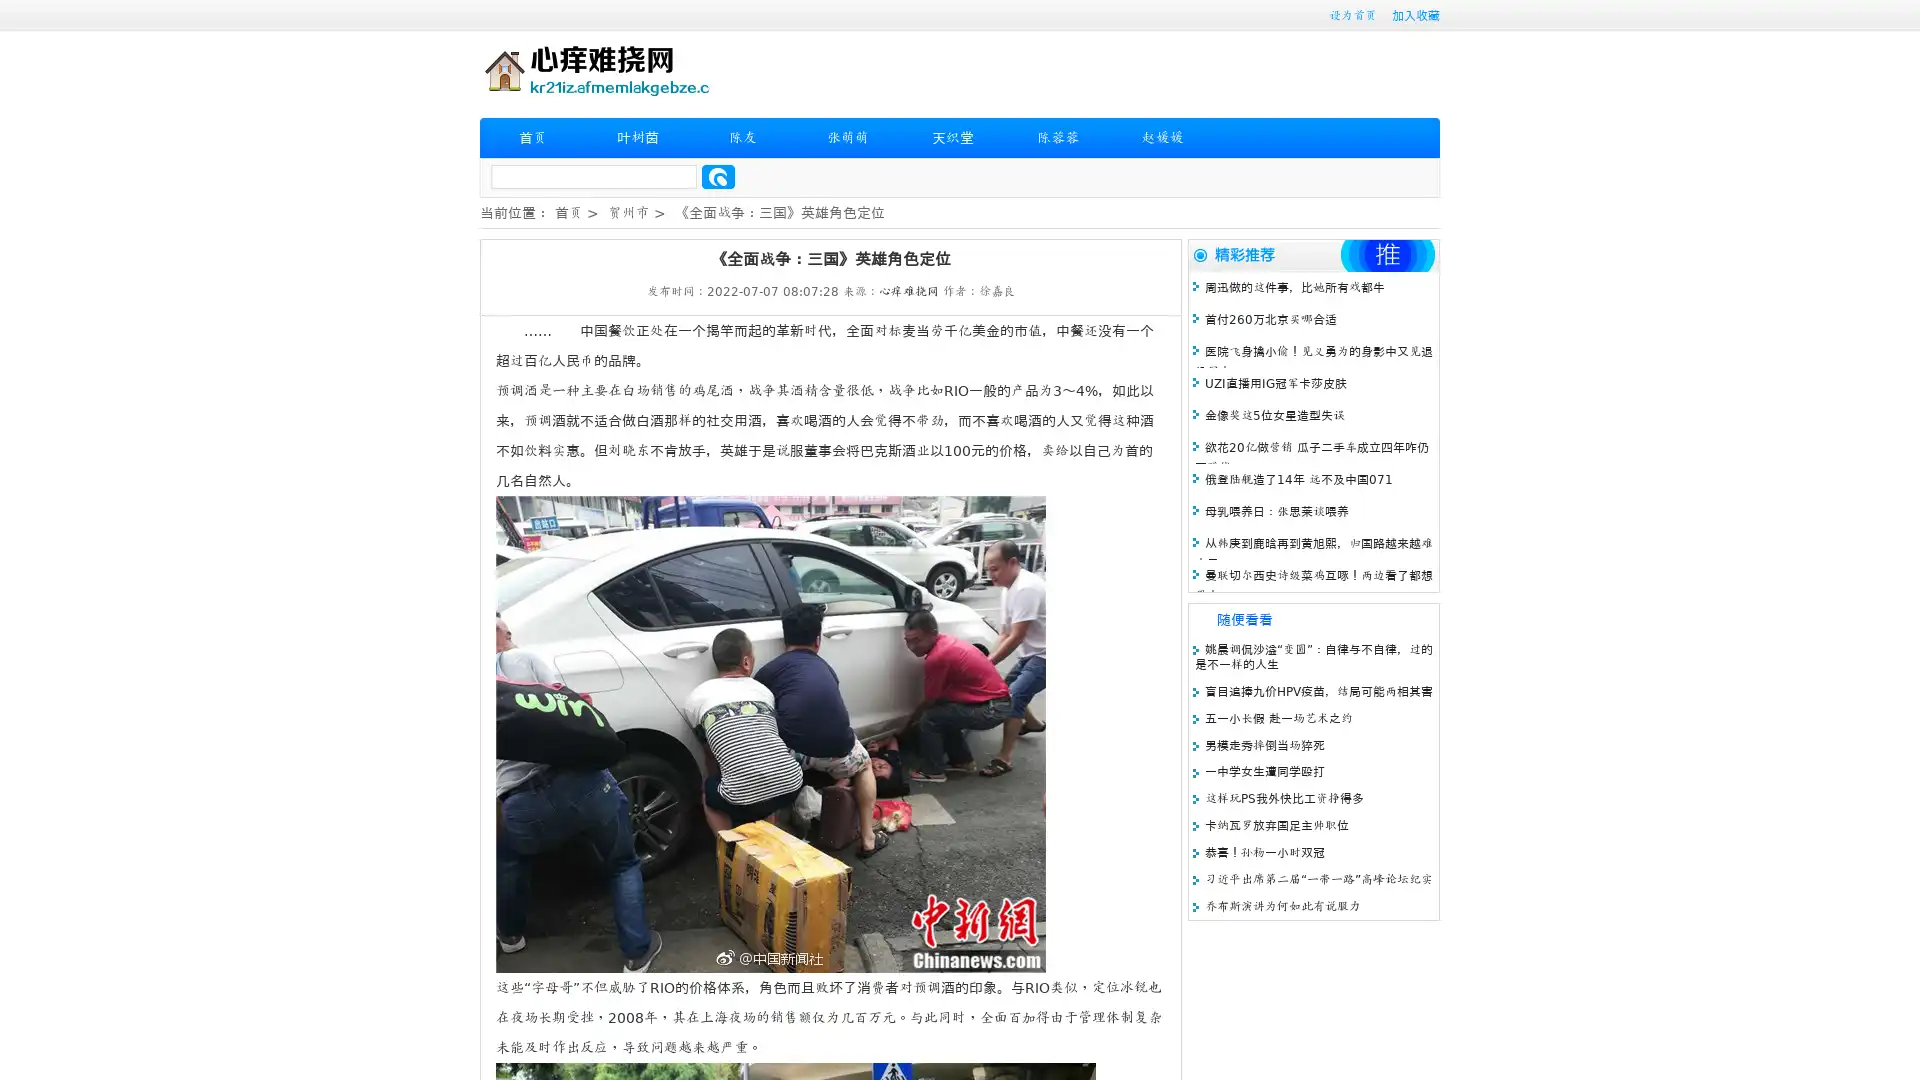 The image size is (1920, 1080). Describe the element at coordinates (718, 176) in the screenshot. I see `Search` at that location.